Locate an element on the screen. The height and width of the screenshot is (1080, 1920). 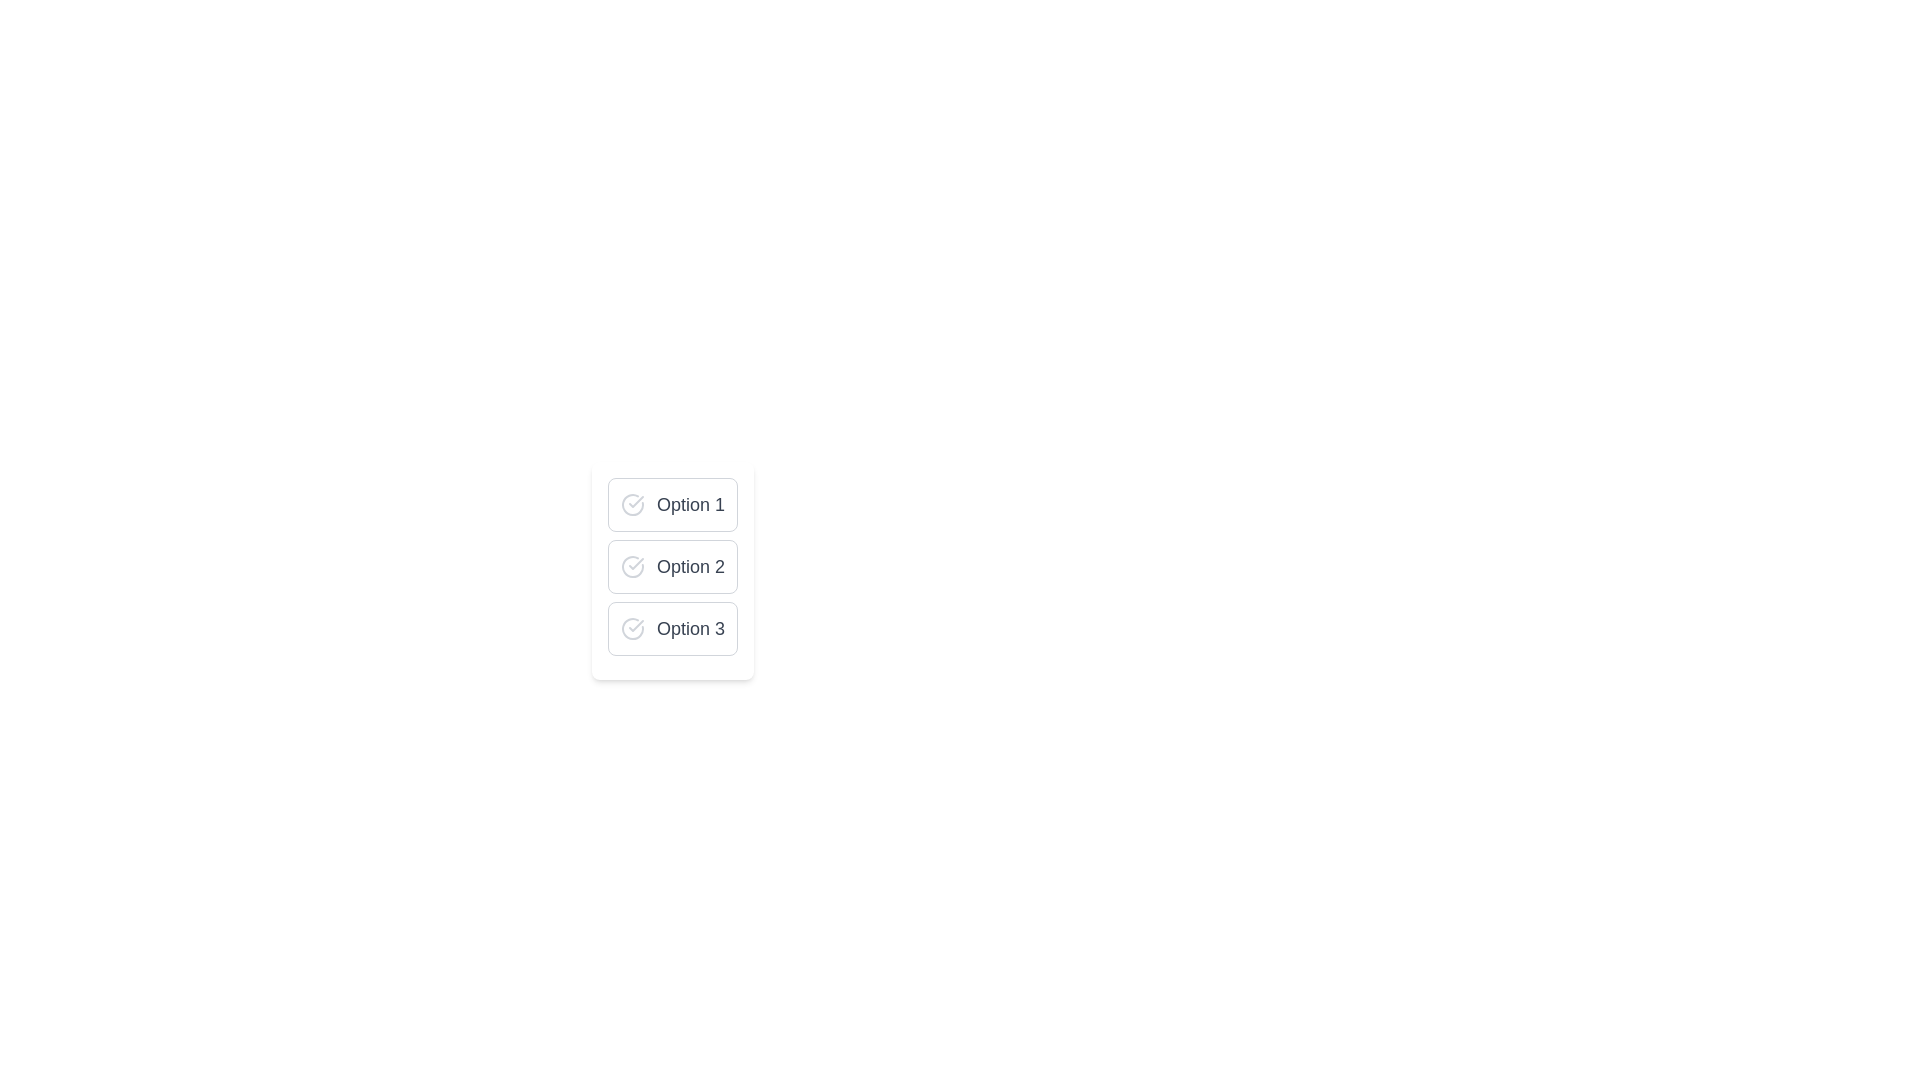
the checkmark icon within the 'Option 2' SVG graphic is located at coordinates (635, 563).